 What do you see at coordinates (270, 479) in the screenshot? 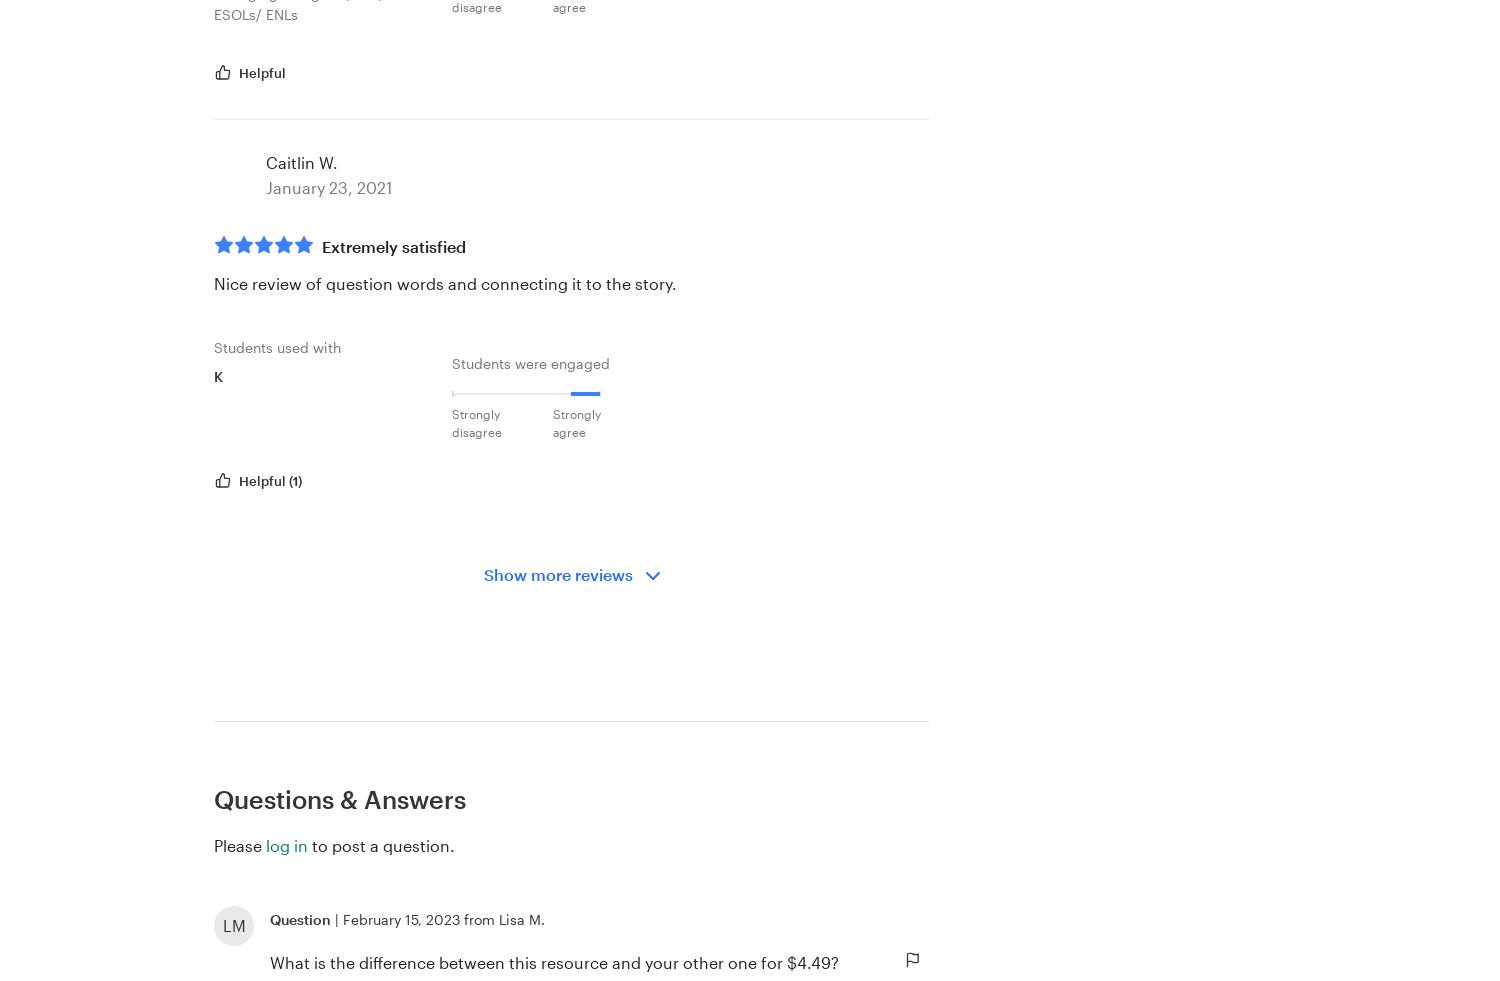
I see `'Helpful (1)'` at bounding box center [270, 479].